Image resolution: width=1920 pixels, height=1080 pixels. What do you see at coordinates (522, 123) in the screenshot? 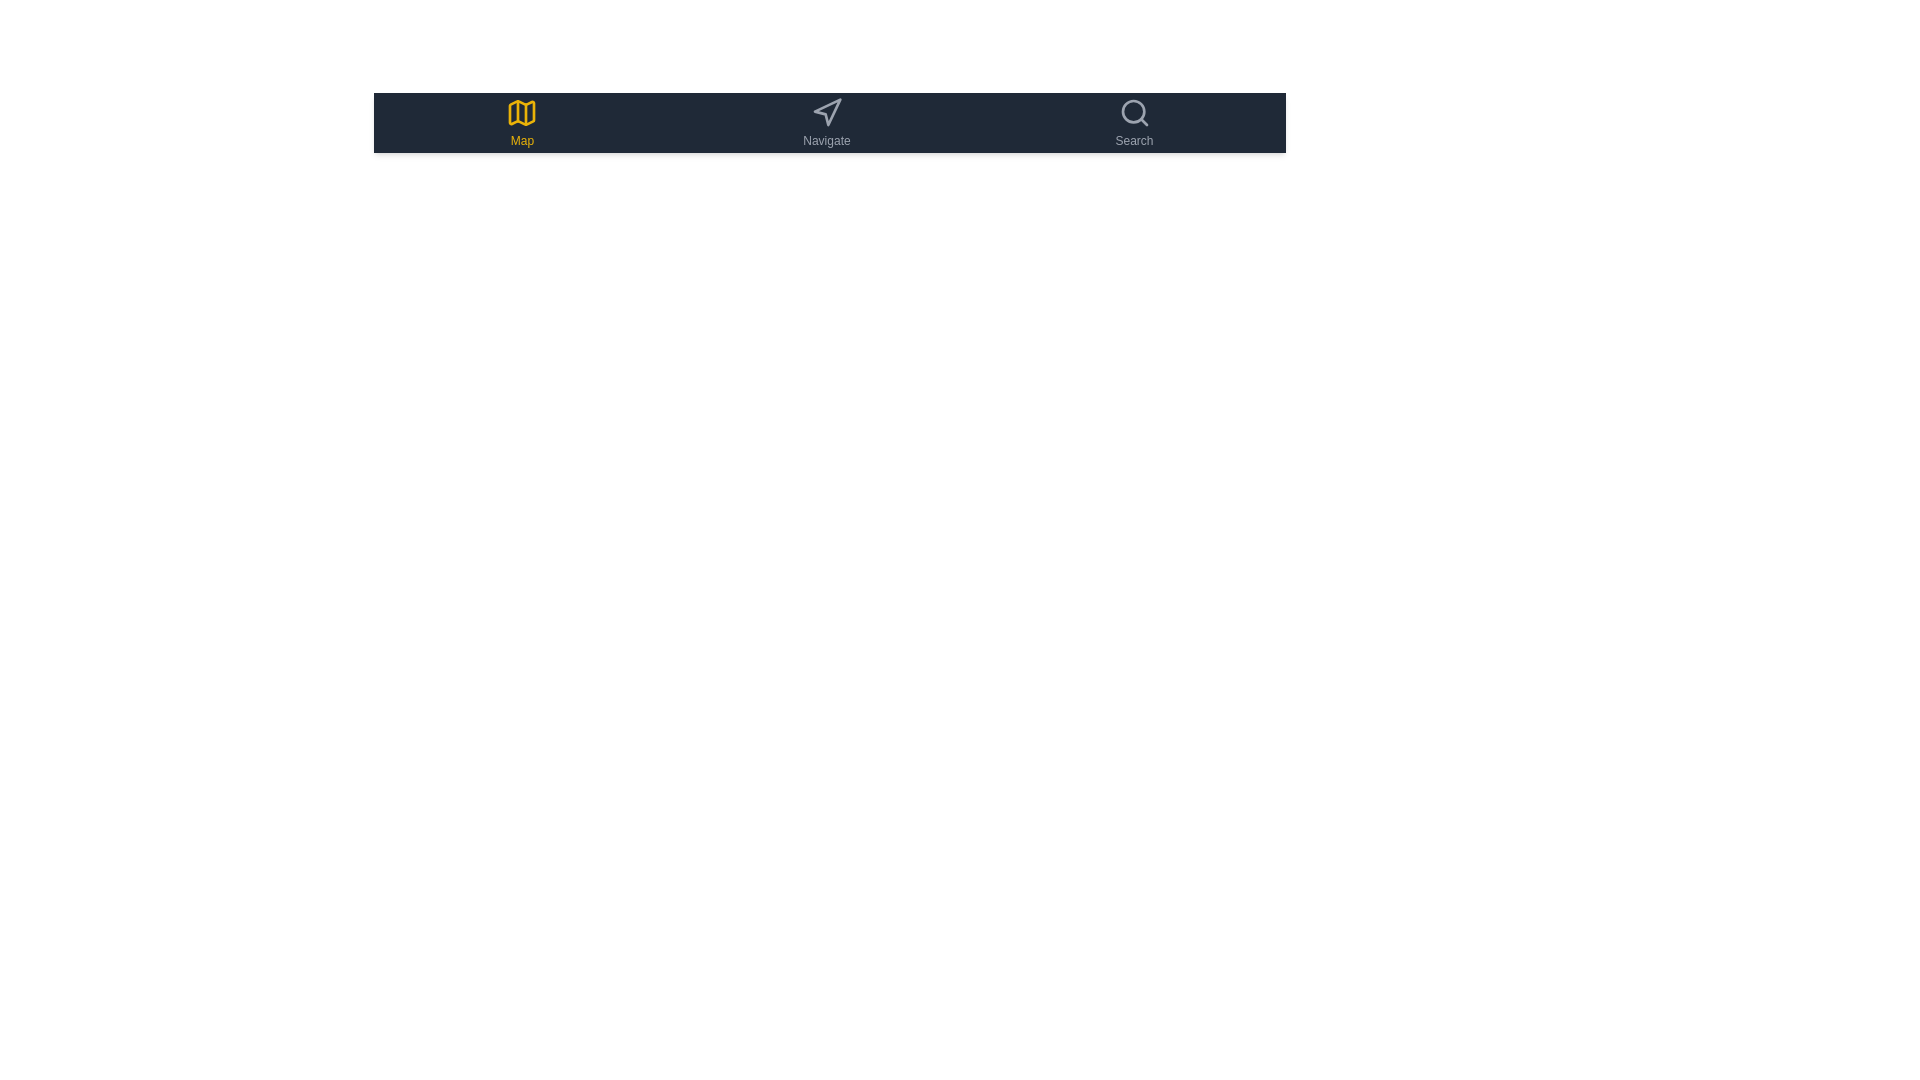
I see `the navigation button located in the left segment of the horizontal navigation bar` at bounding box center [522, 123].